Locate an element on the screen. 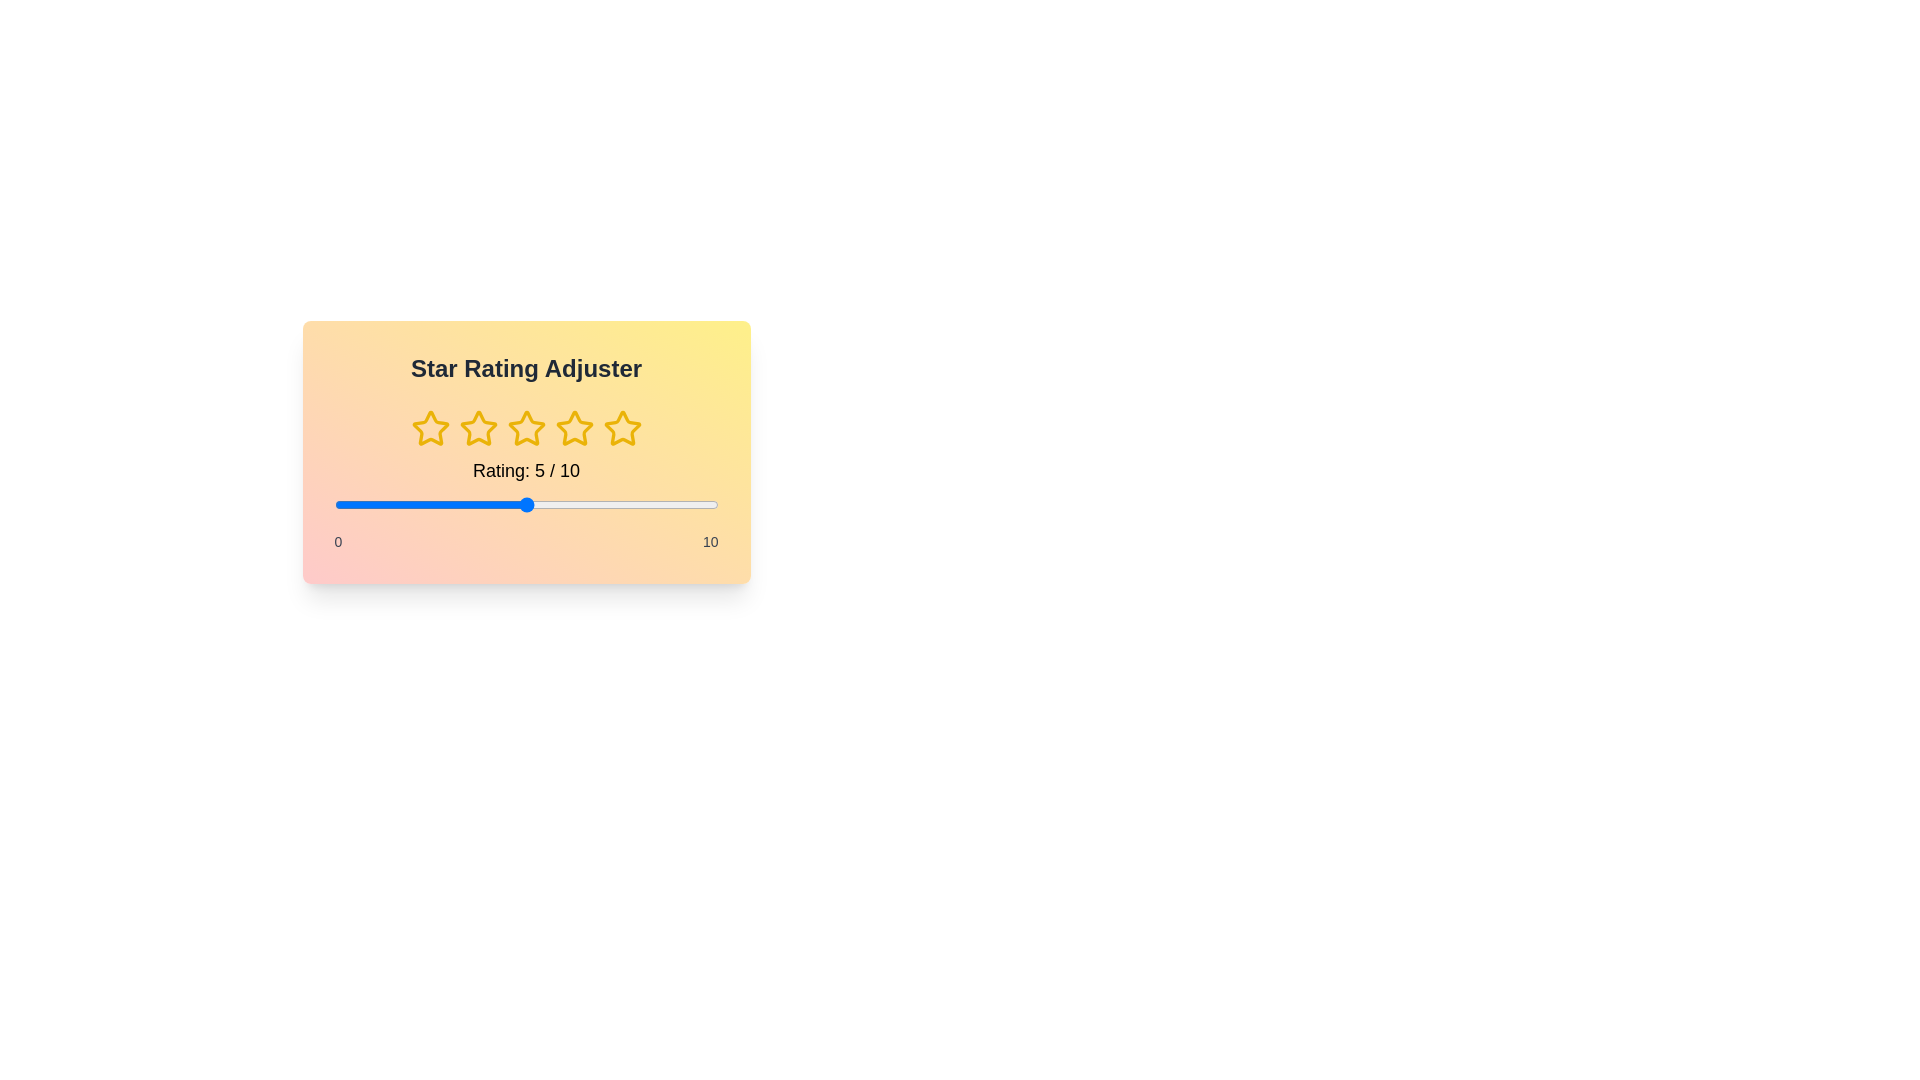 This screenshot has width=1920, height=1080. the slider to set the rating to 5 within the range of 0 to 10 is located at coordinates (526, 504).